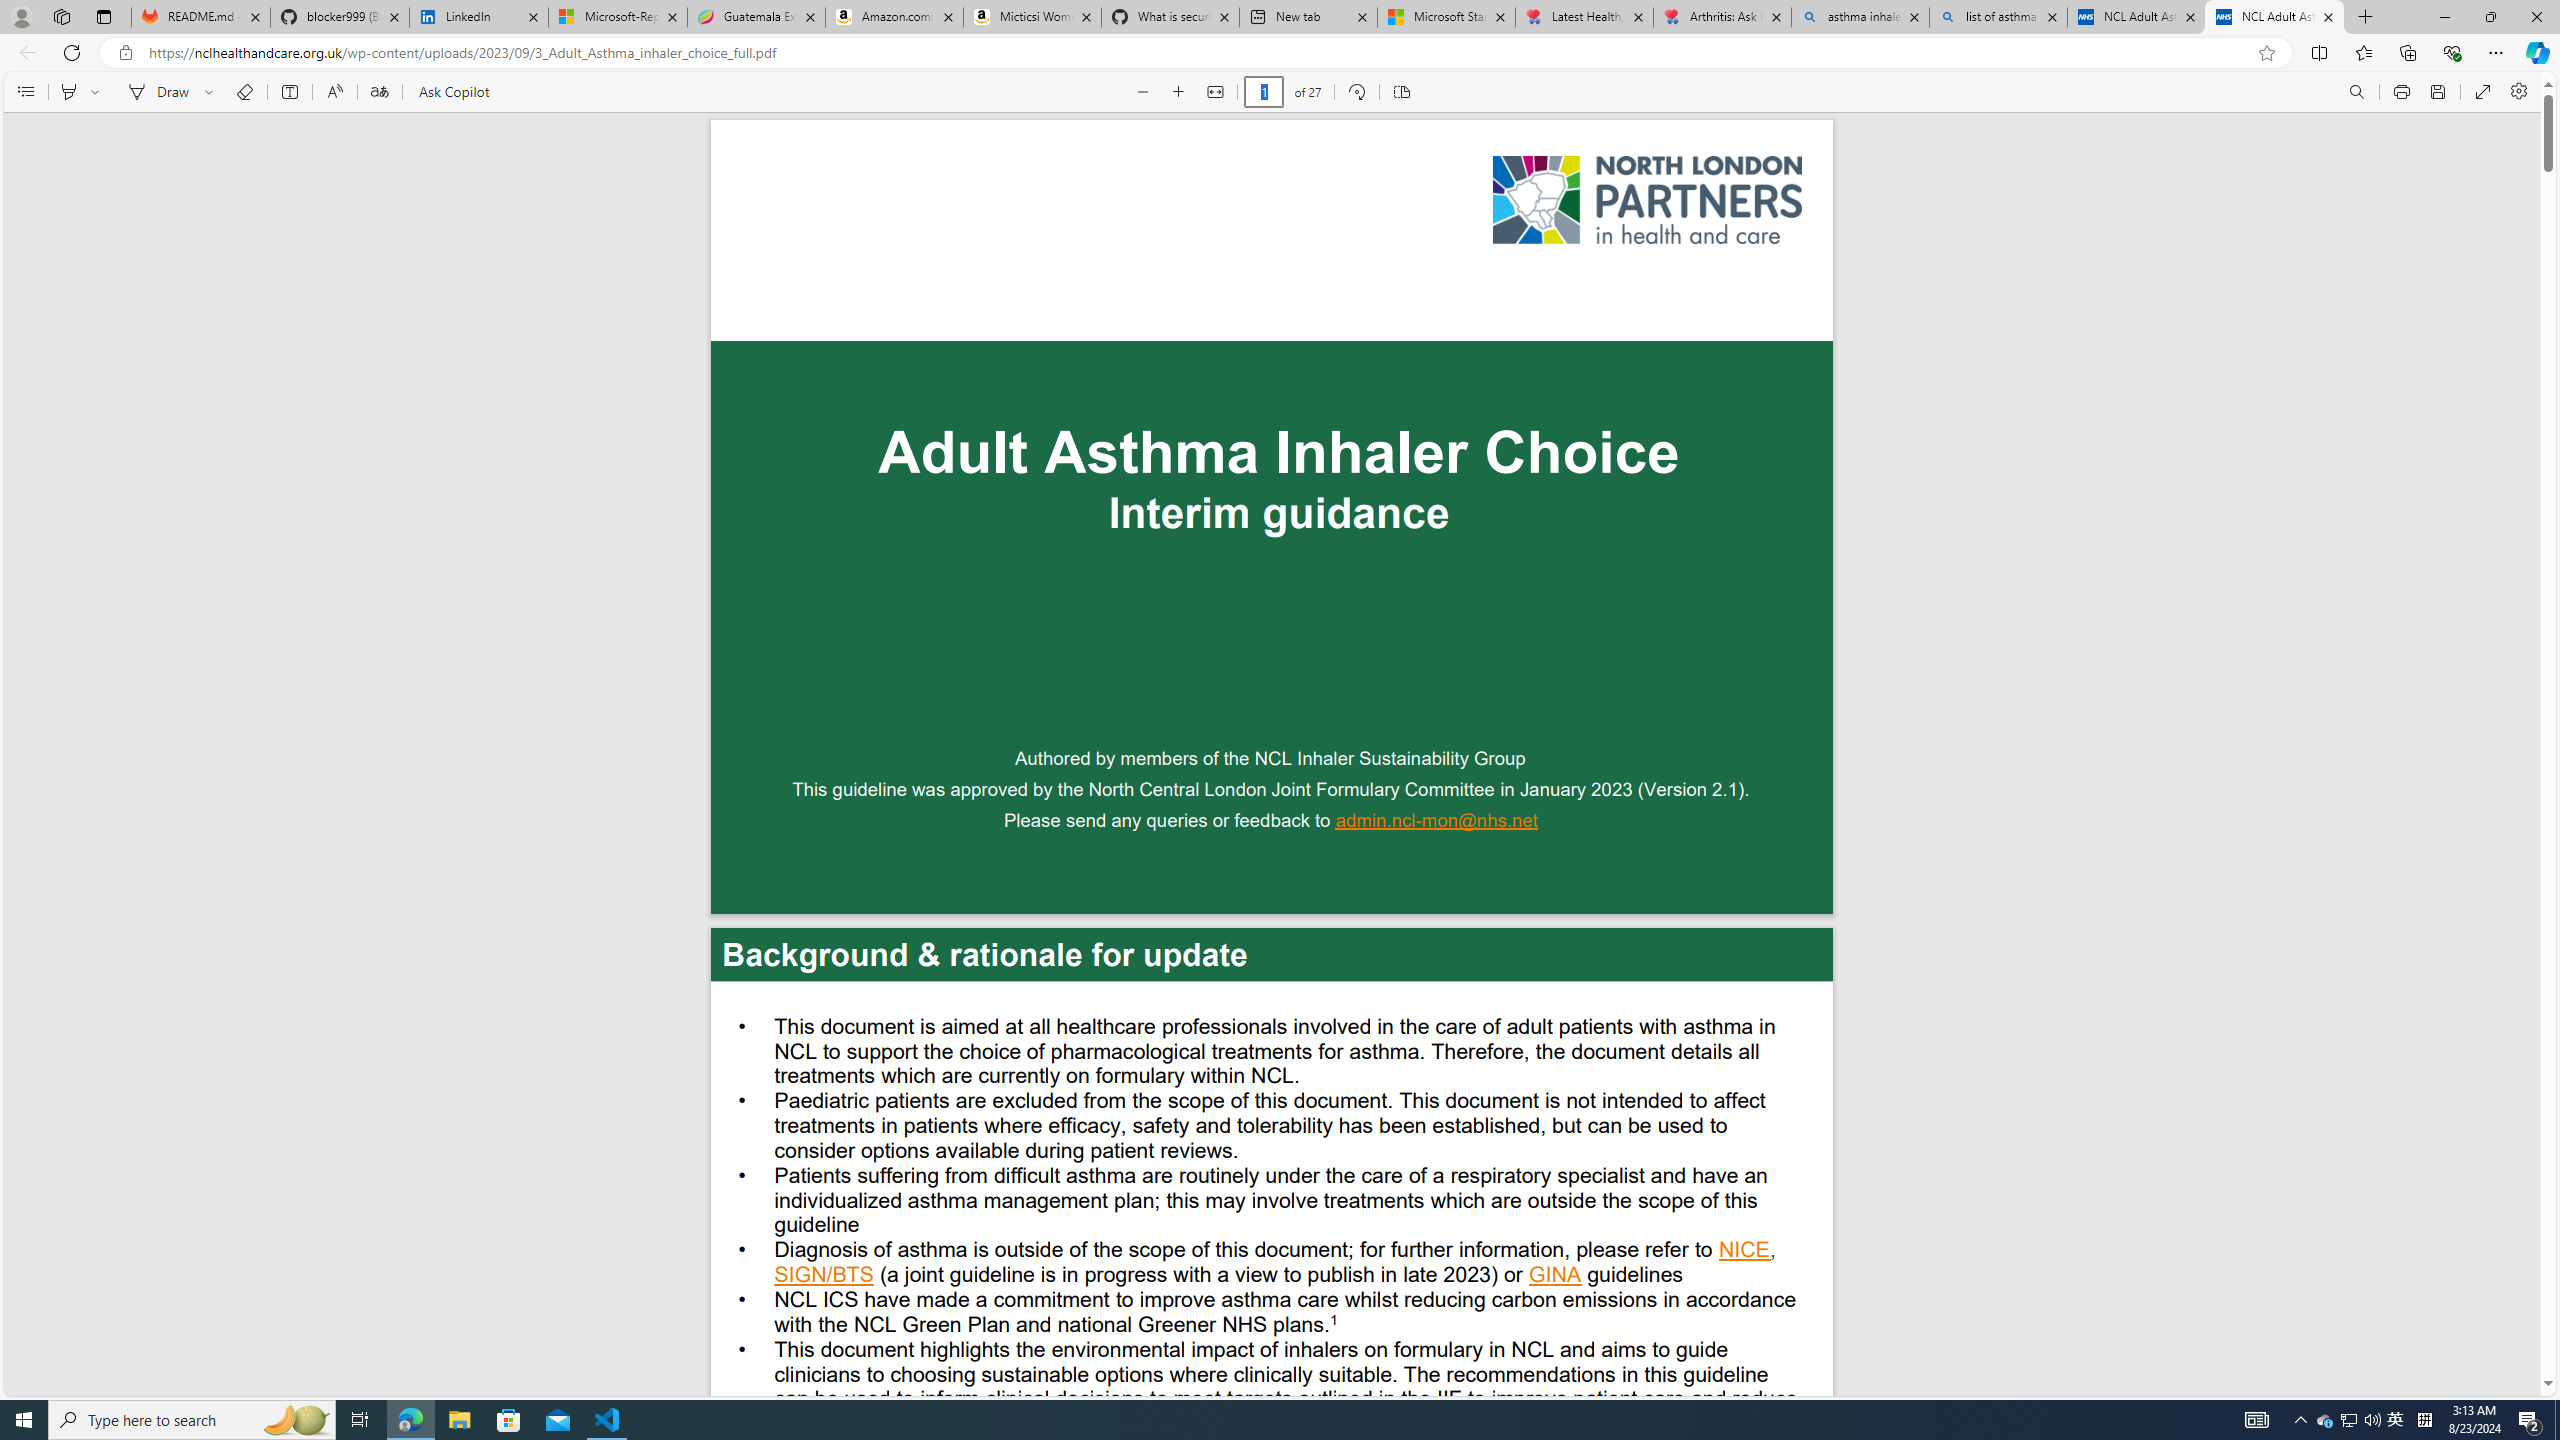 The image size is (2560, 1440). I want to click on 'Read aloud', so click(334, 91).